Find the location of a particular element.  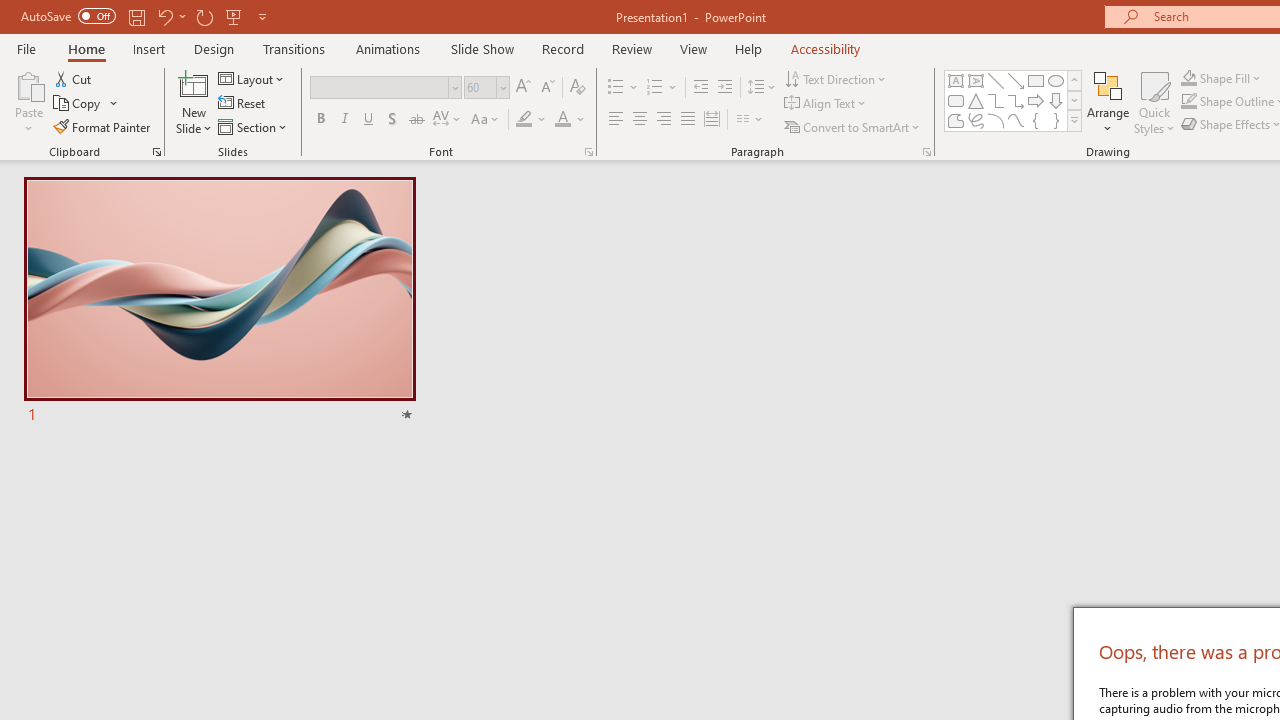

'Increase Indent' is located at coordinates (724, 86).